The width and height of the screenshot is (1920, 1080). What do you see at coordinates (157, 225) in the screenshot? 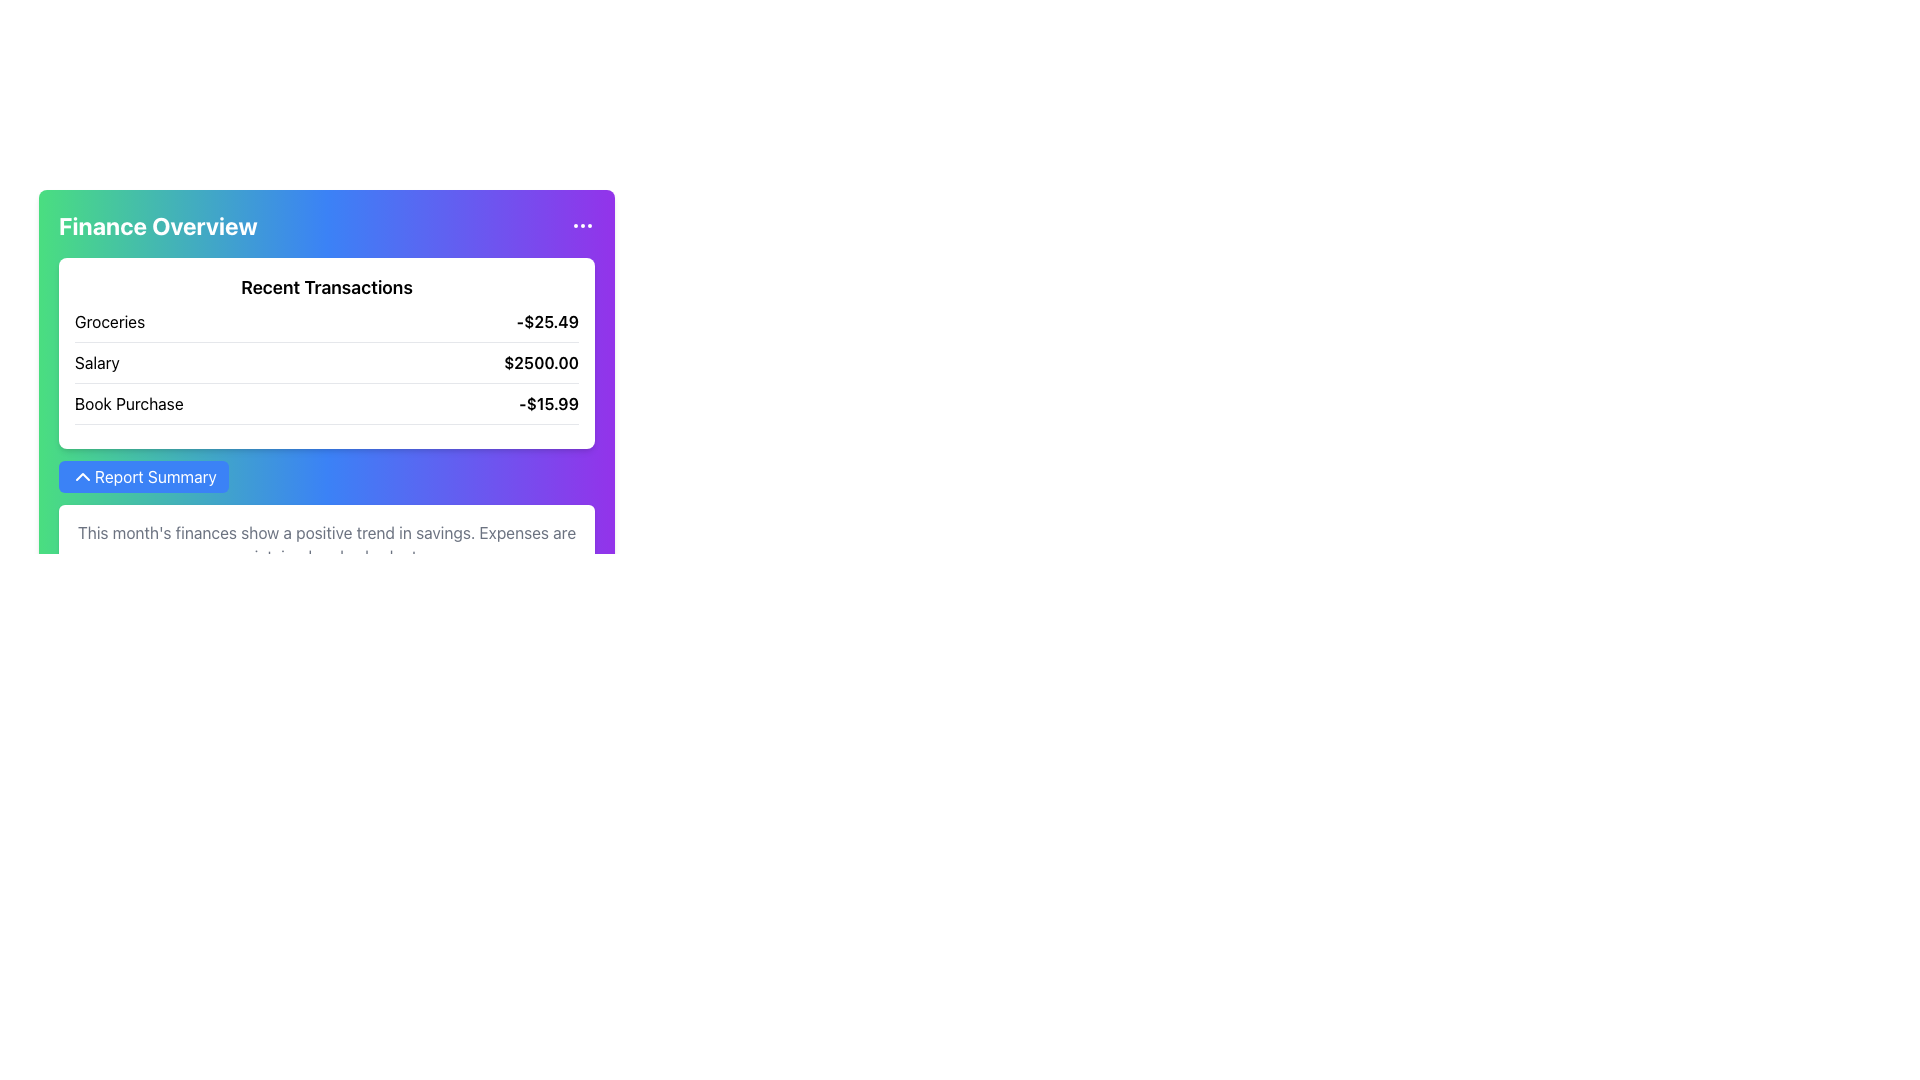
I see `the text label that serves as a header for the financial information section, located at the top-left corner of a purple gradient section` at bounding box center [157, 225].